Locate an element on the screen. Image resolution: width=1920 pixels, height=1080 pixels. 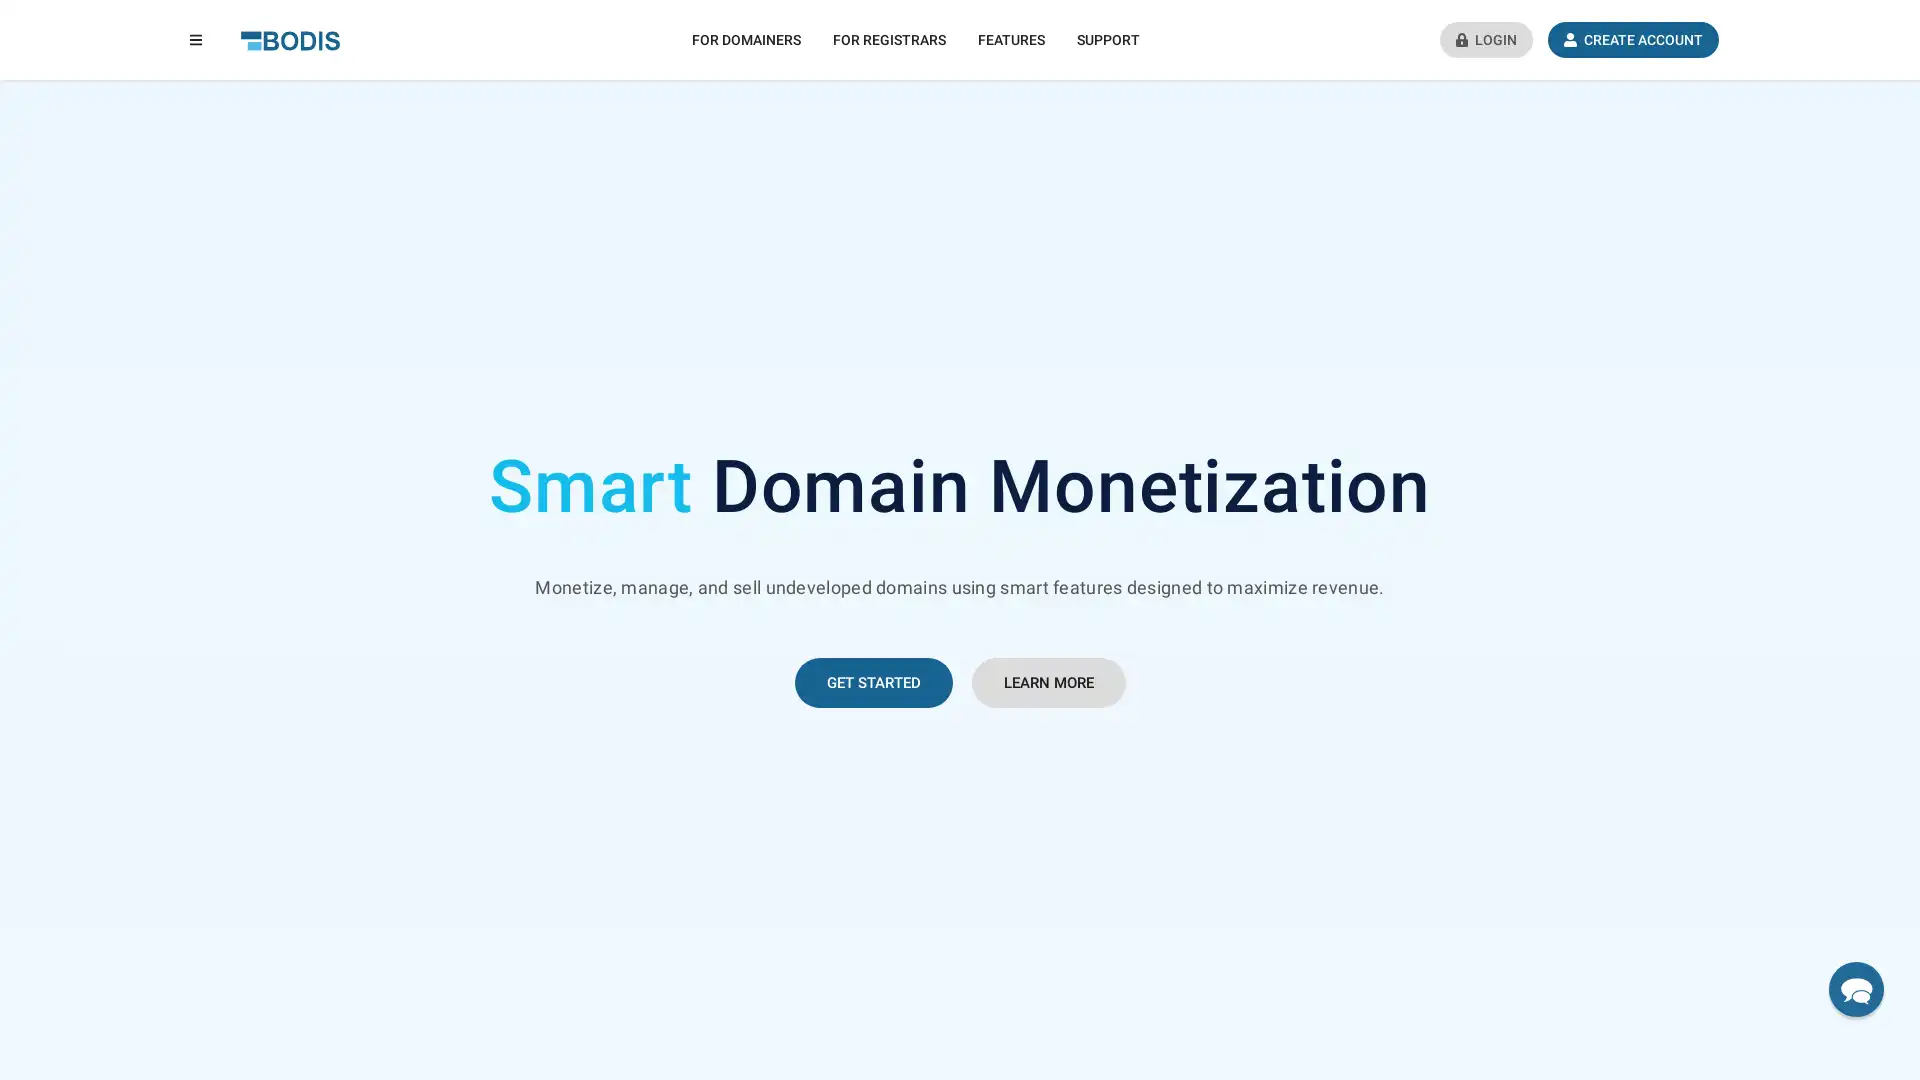
LEARN MORE is located at coordinates (1046, 681).